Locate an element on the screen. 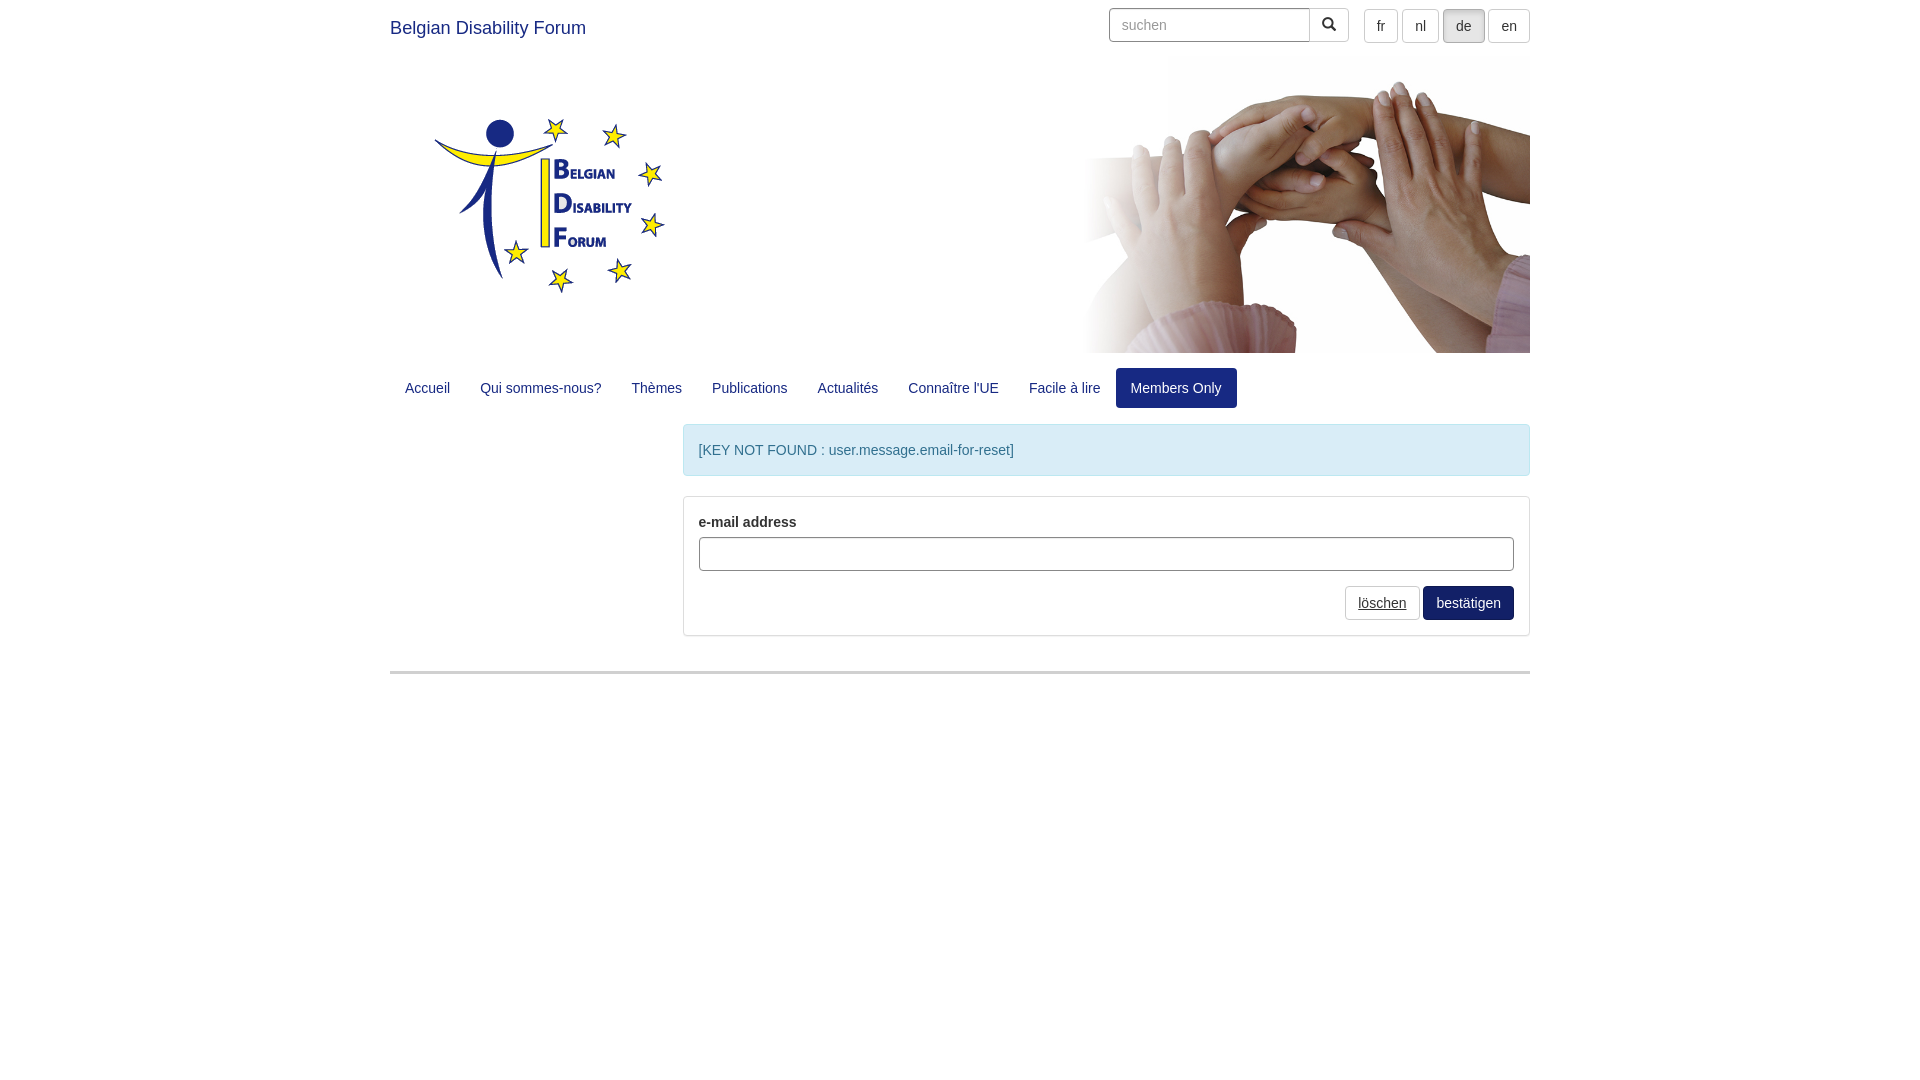 The width and height of the screenshot is (1920, 1080). 'de' is located at coordinates (1464, 26).